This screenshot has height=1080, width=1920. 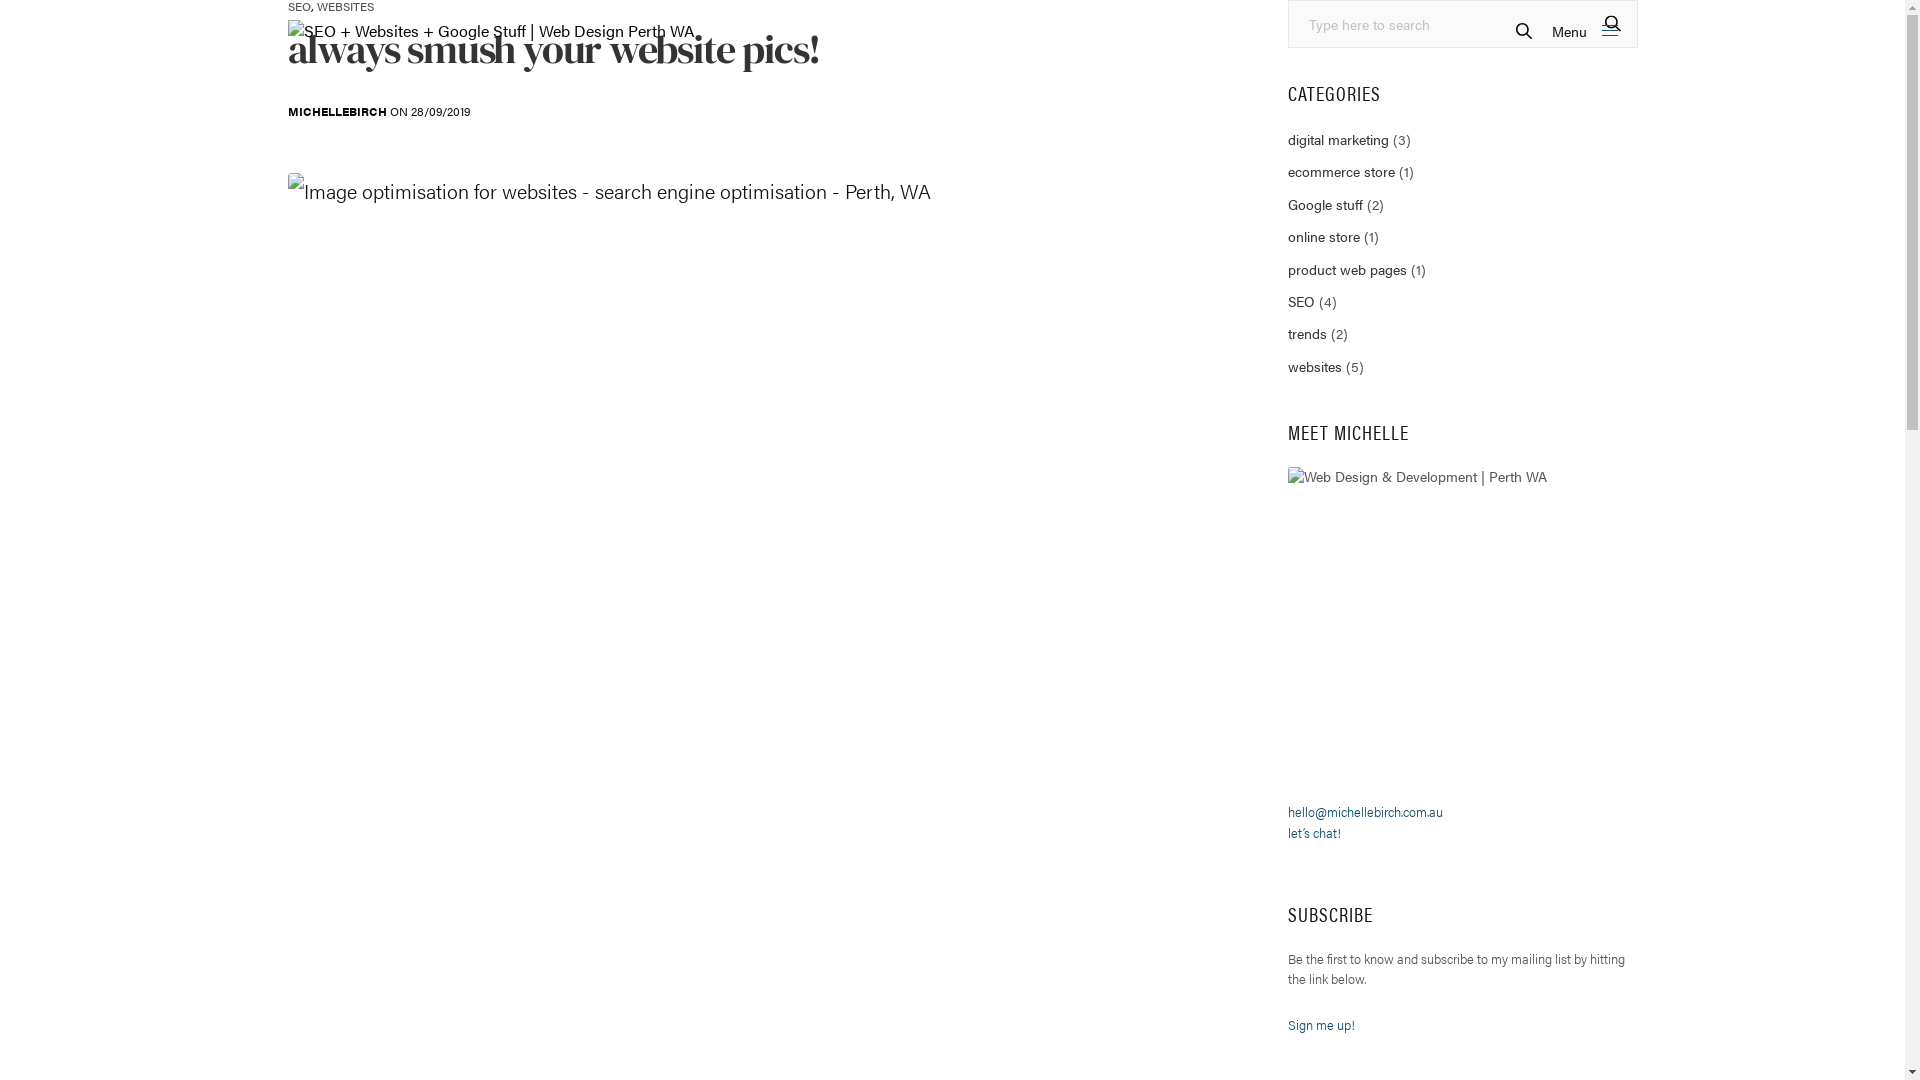 I want to click on 'SEO + Websites + Google Stuff | Web Design Perth WA', so click(x=491, y=30).